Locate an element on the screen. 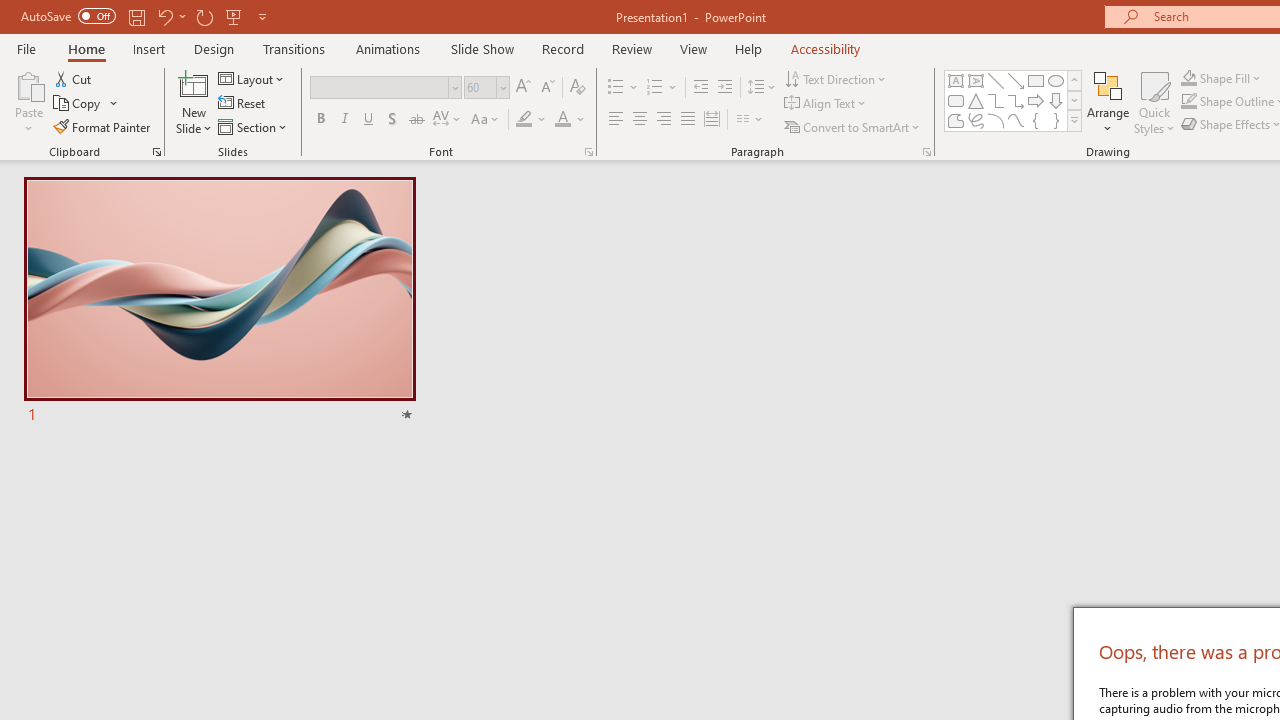  'Arrow: Right' is located at coordinates (1036, 100).